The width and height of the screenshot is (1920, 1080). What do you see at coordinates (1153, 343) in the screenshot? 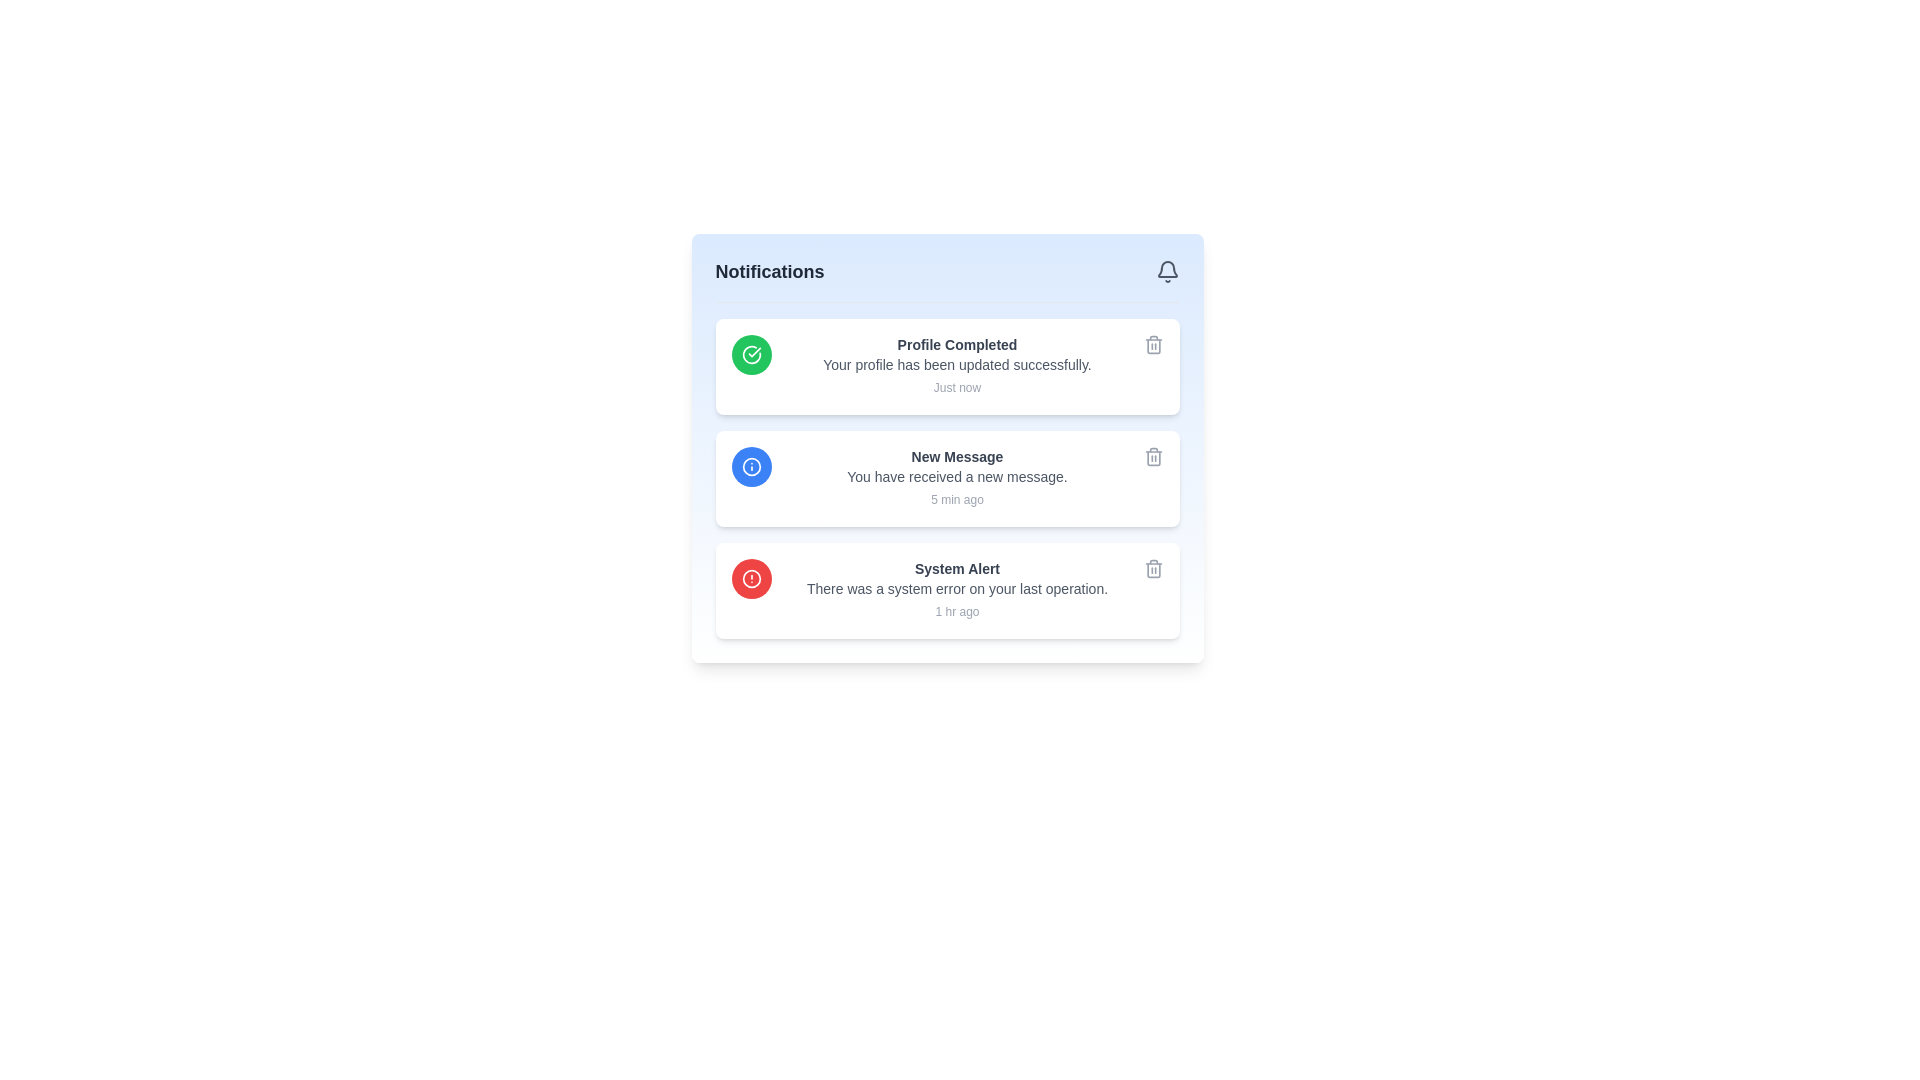
I see `the trash bin icon button located at the top right corner of the 'Profile Completed' notification card` at bounding box center [1153, 343].